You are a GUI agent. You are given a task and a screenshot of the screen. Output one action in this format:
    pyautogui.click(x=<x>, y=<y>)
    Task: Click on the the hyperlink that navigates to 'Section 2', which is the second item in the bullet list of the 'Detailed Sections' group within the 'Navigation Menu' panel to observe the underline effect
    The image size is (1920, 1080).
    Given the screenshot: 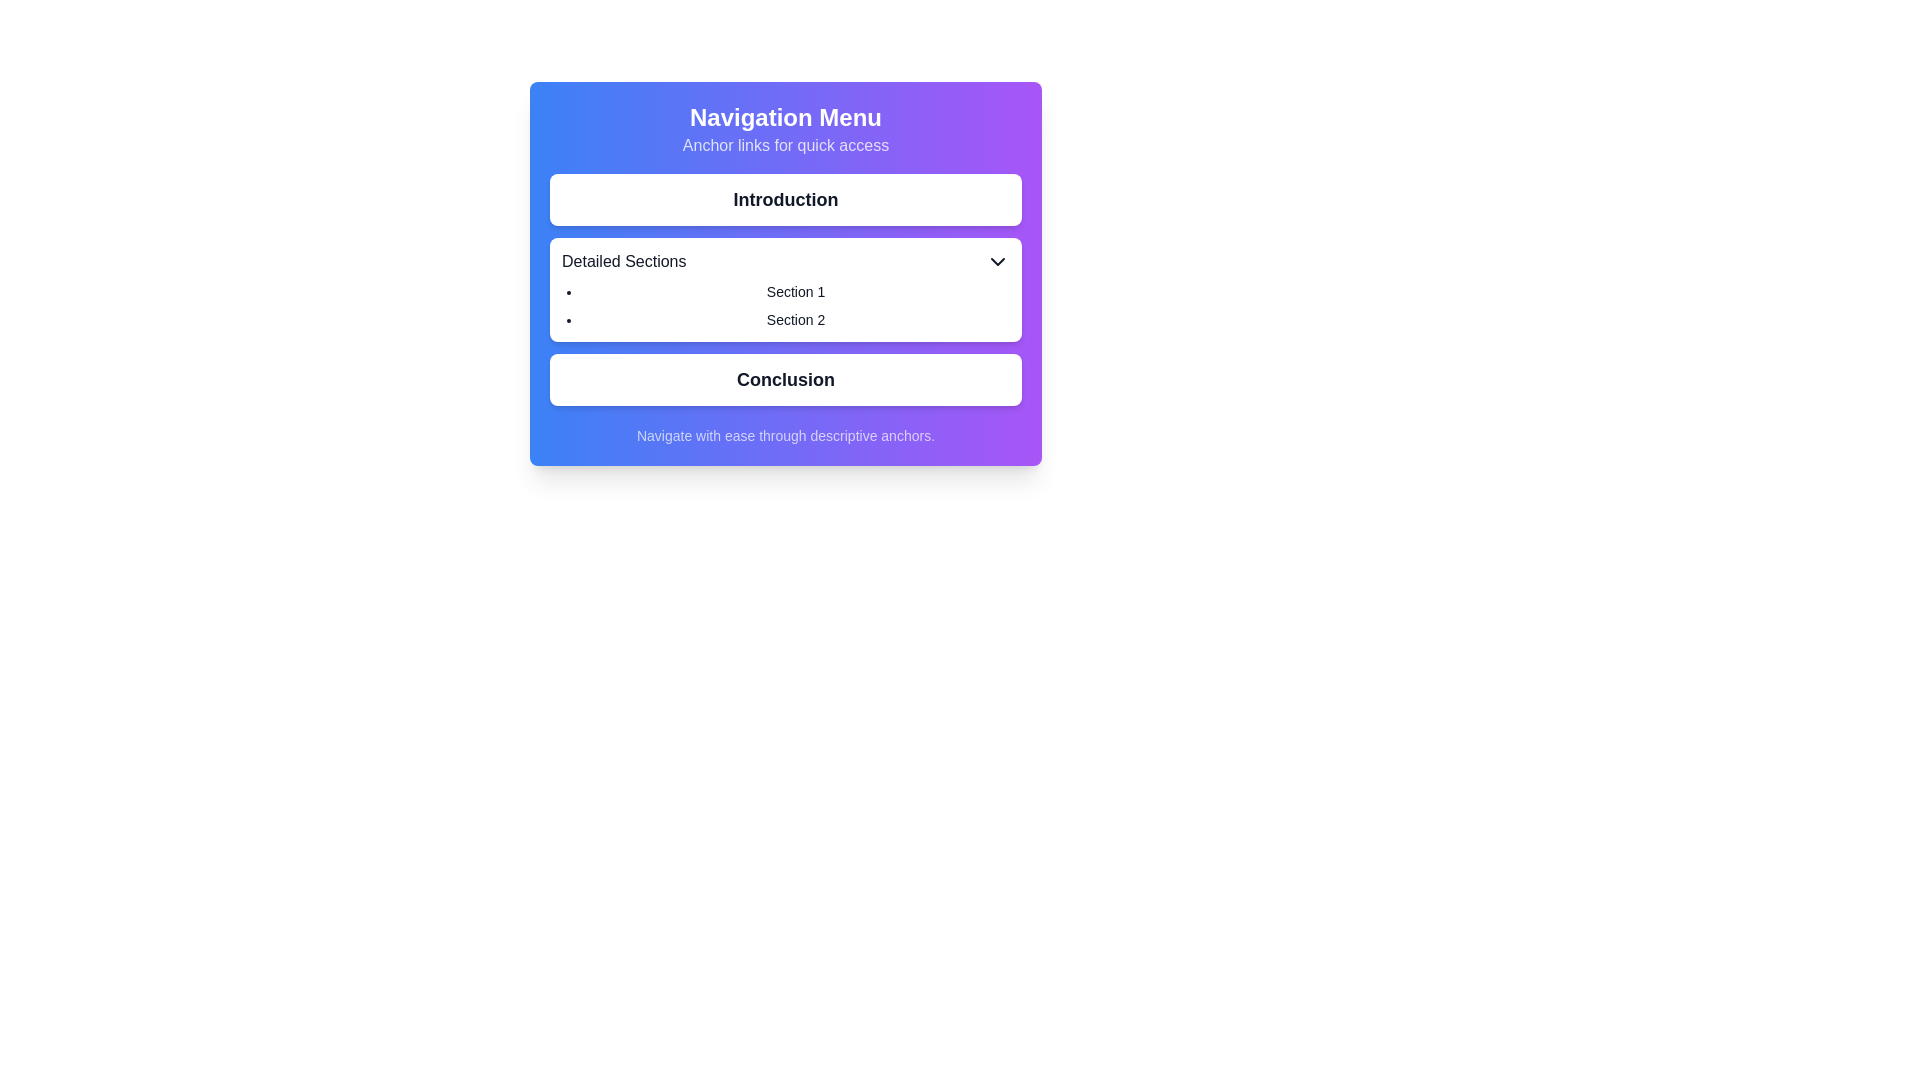 What is the action you would take?
    pyautogui.click(x=795, y=319)
    